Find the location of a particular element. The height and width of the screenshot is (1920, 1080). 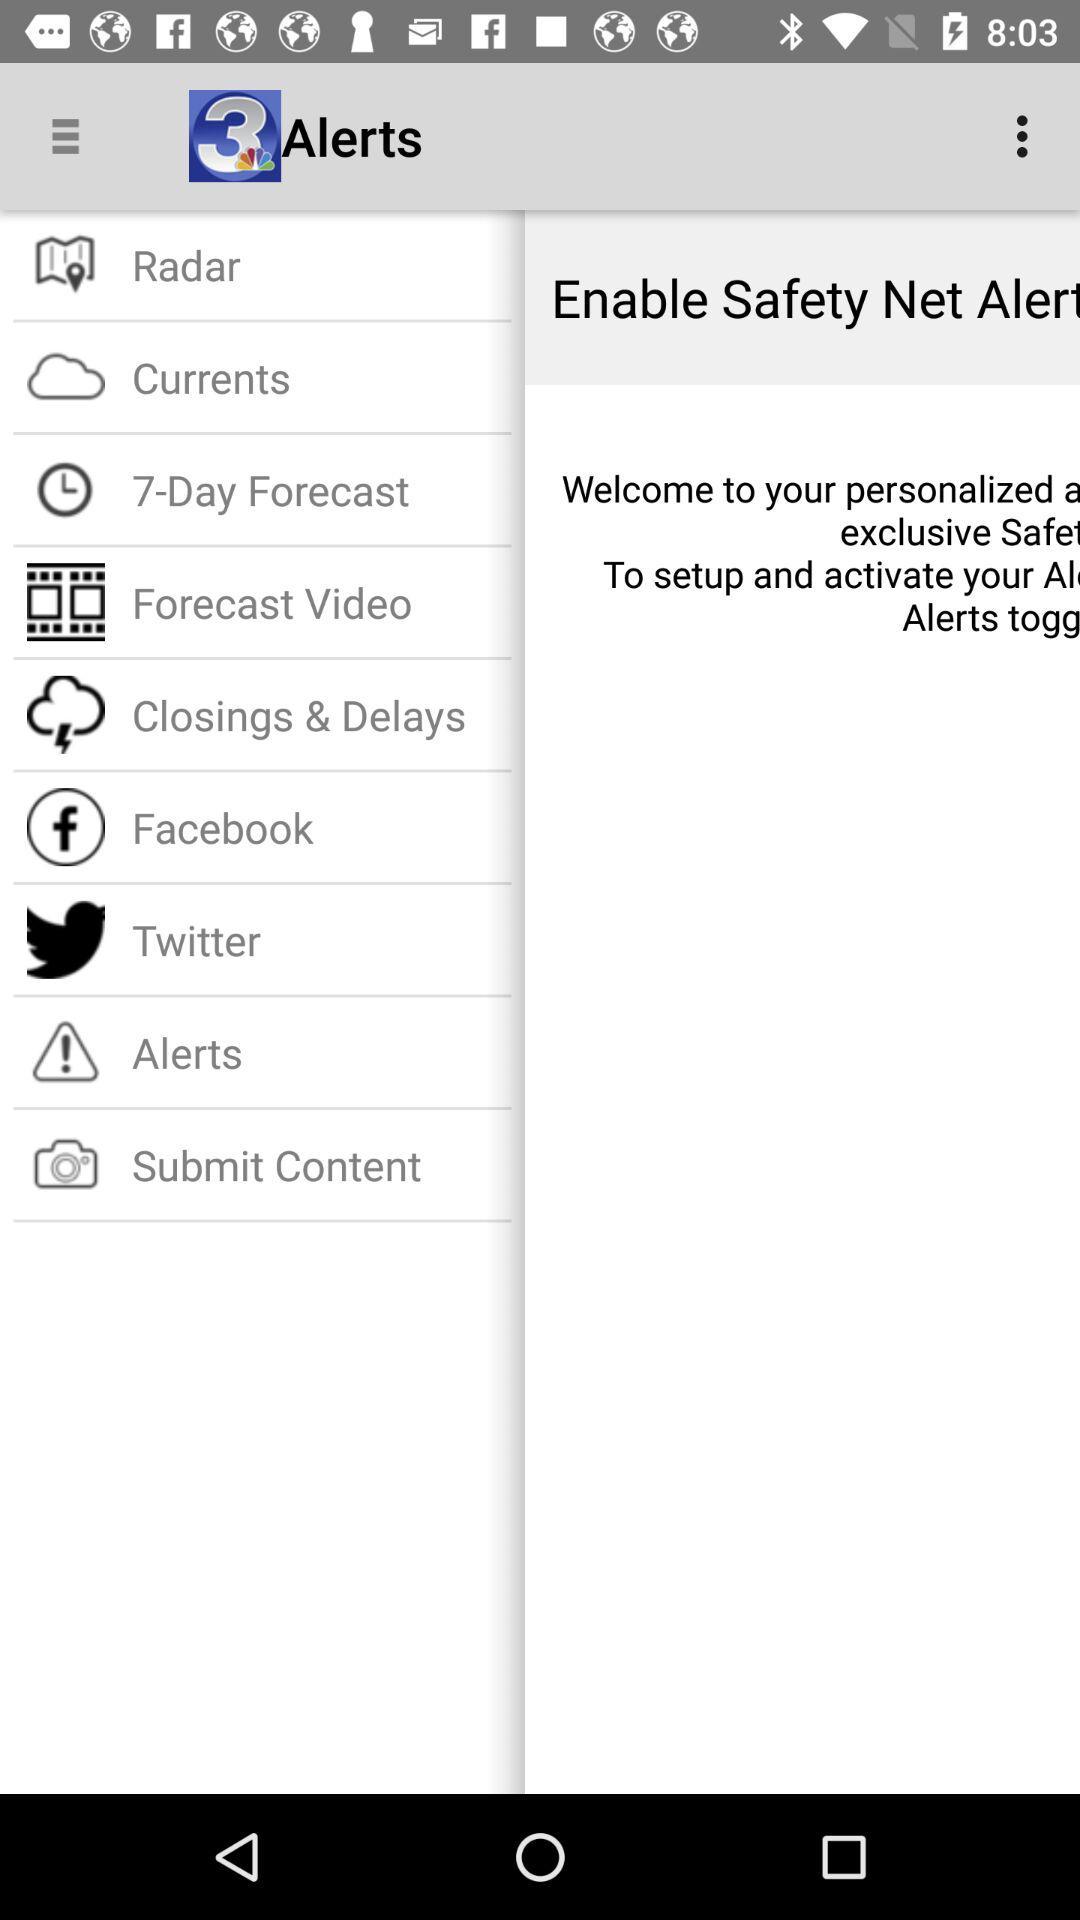

icon below 7-day forecast item is located at coordinates (315, 601).